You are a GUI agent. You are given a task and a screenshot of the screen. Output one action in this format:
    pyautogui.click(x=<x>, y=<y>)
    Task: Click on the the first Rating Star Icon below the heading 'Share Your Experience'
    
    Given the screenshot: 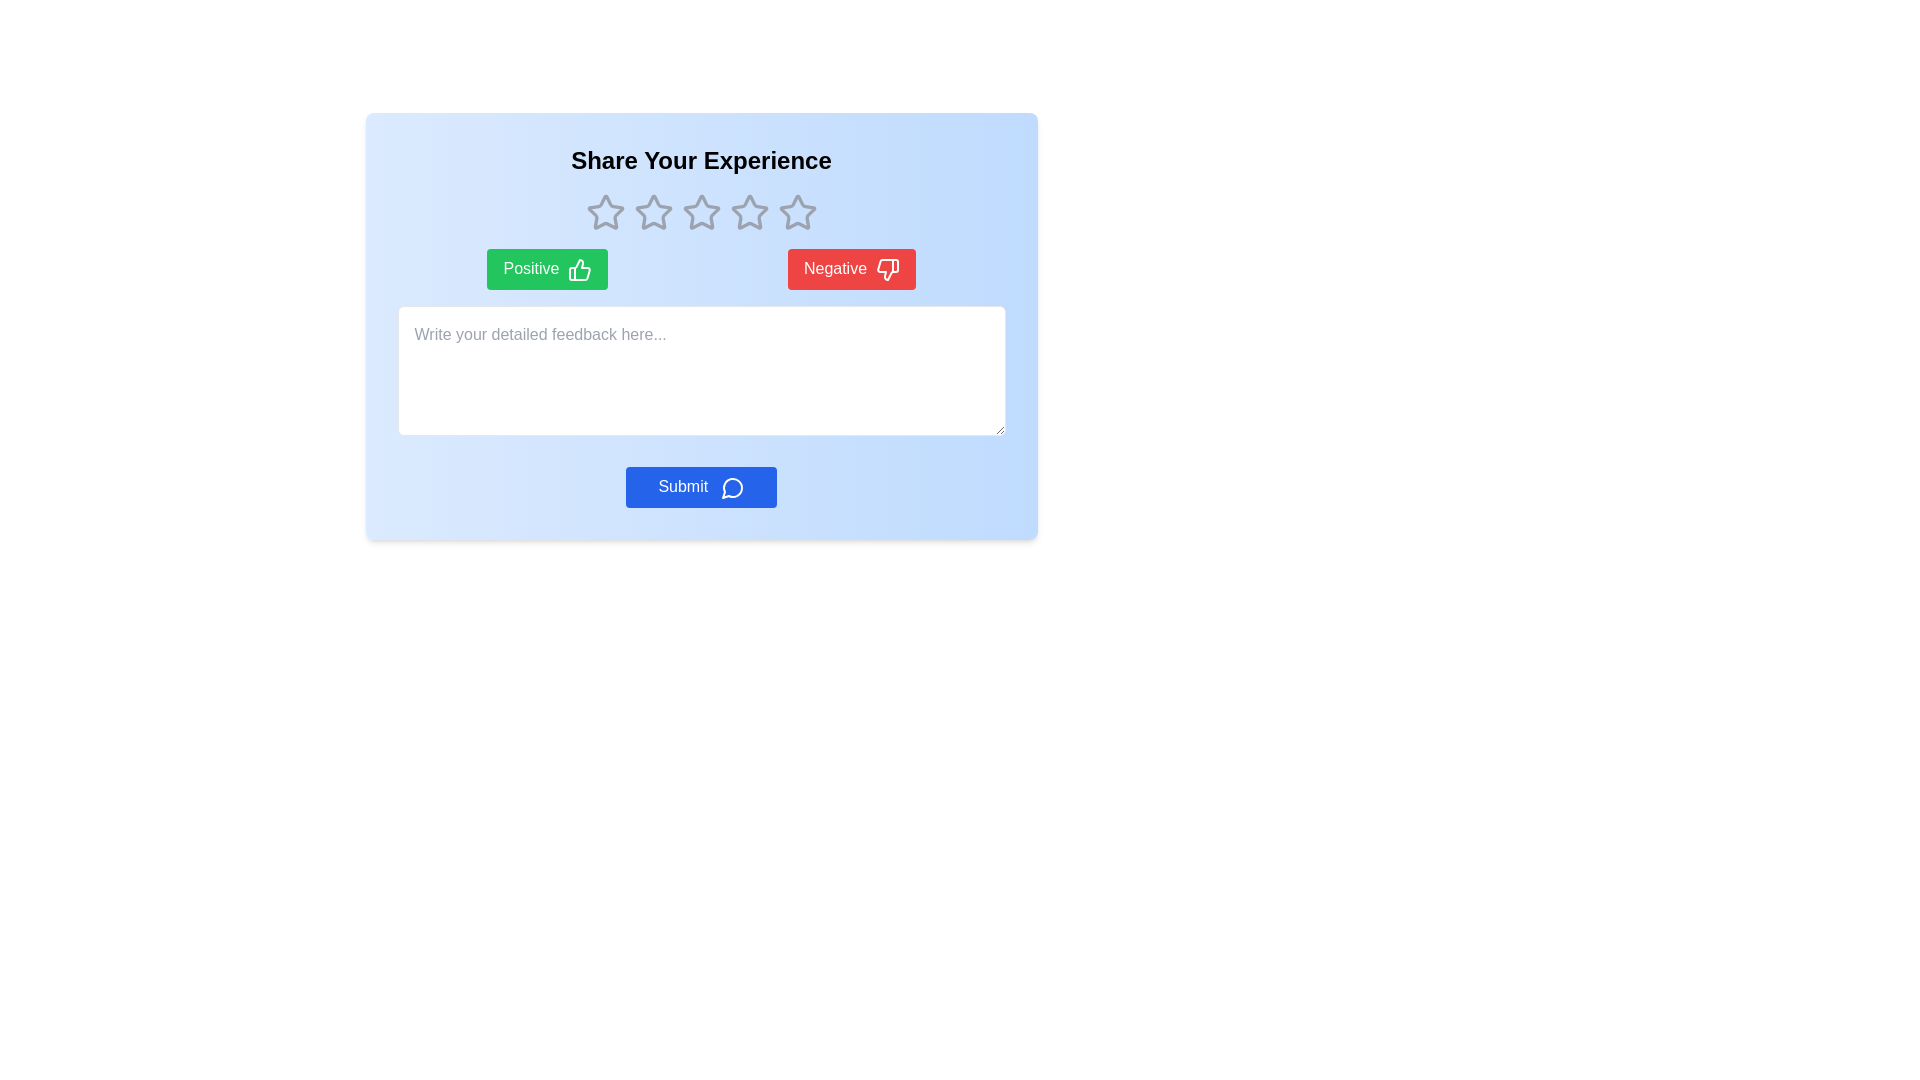 What is the action you would take?
    pyautogui.click(x=604, y=212)
    